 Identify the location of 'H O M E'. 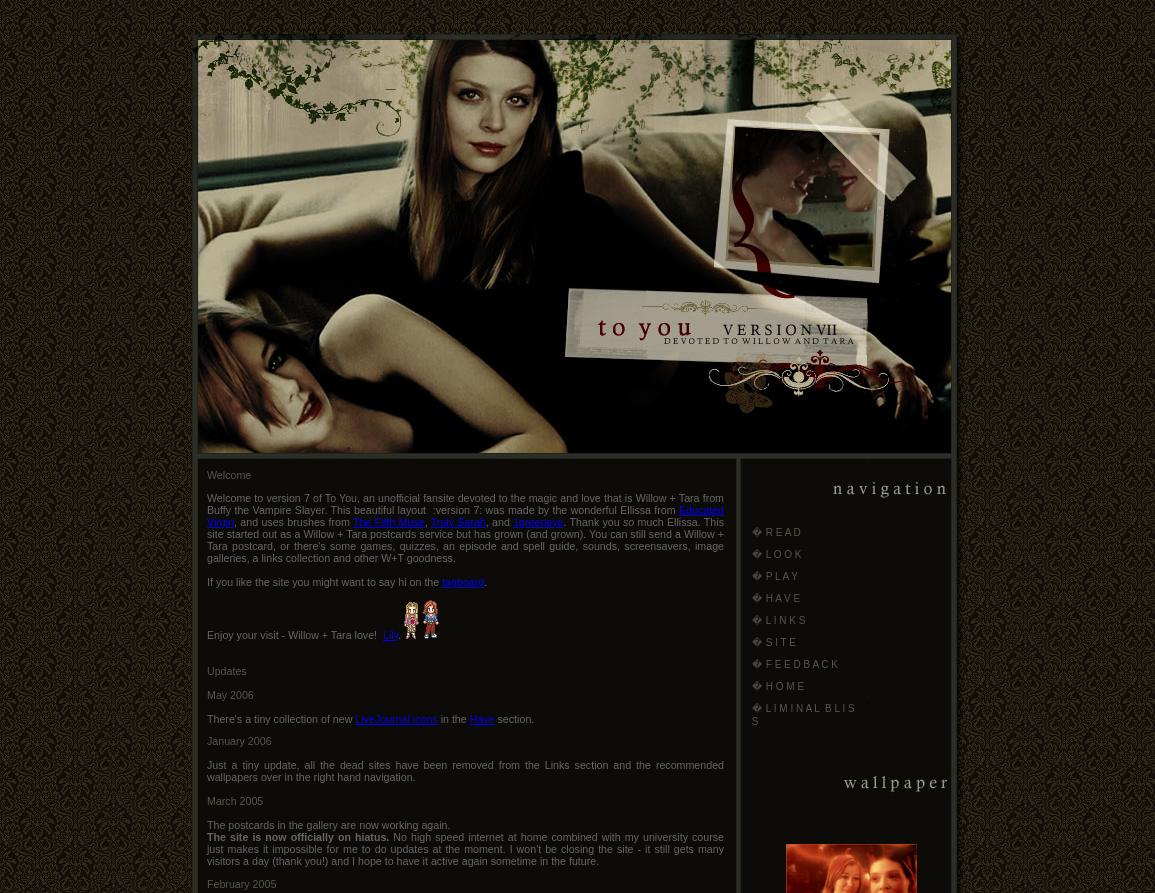
(784, 686).